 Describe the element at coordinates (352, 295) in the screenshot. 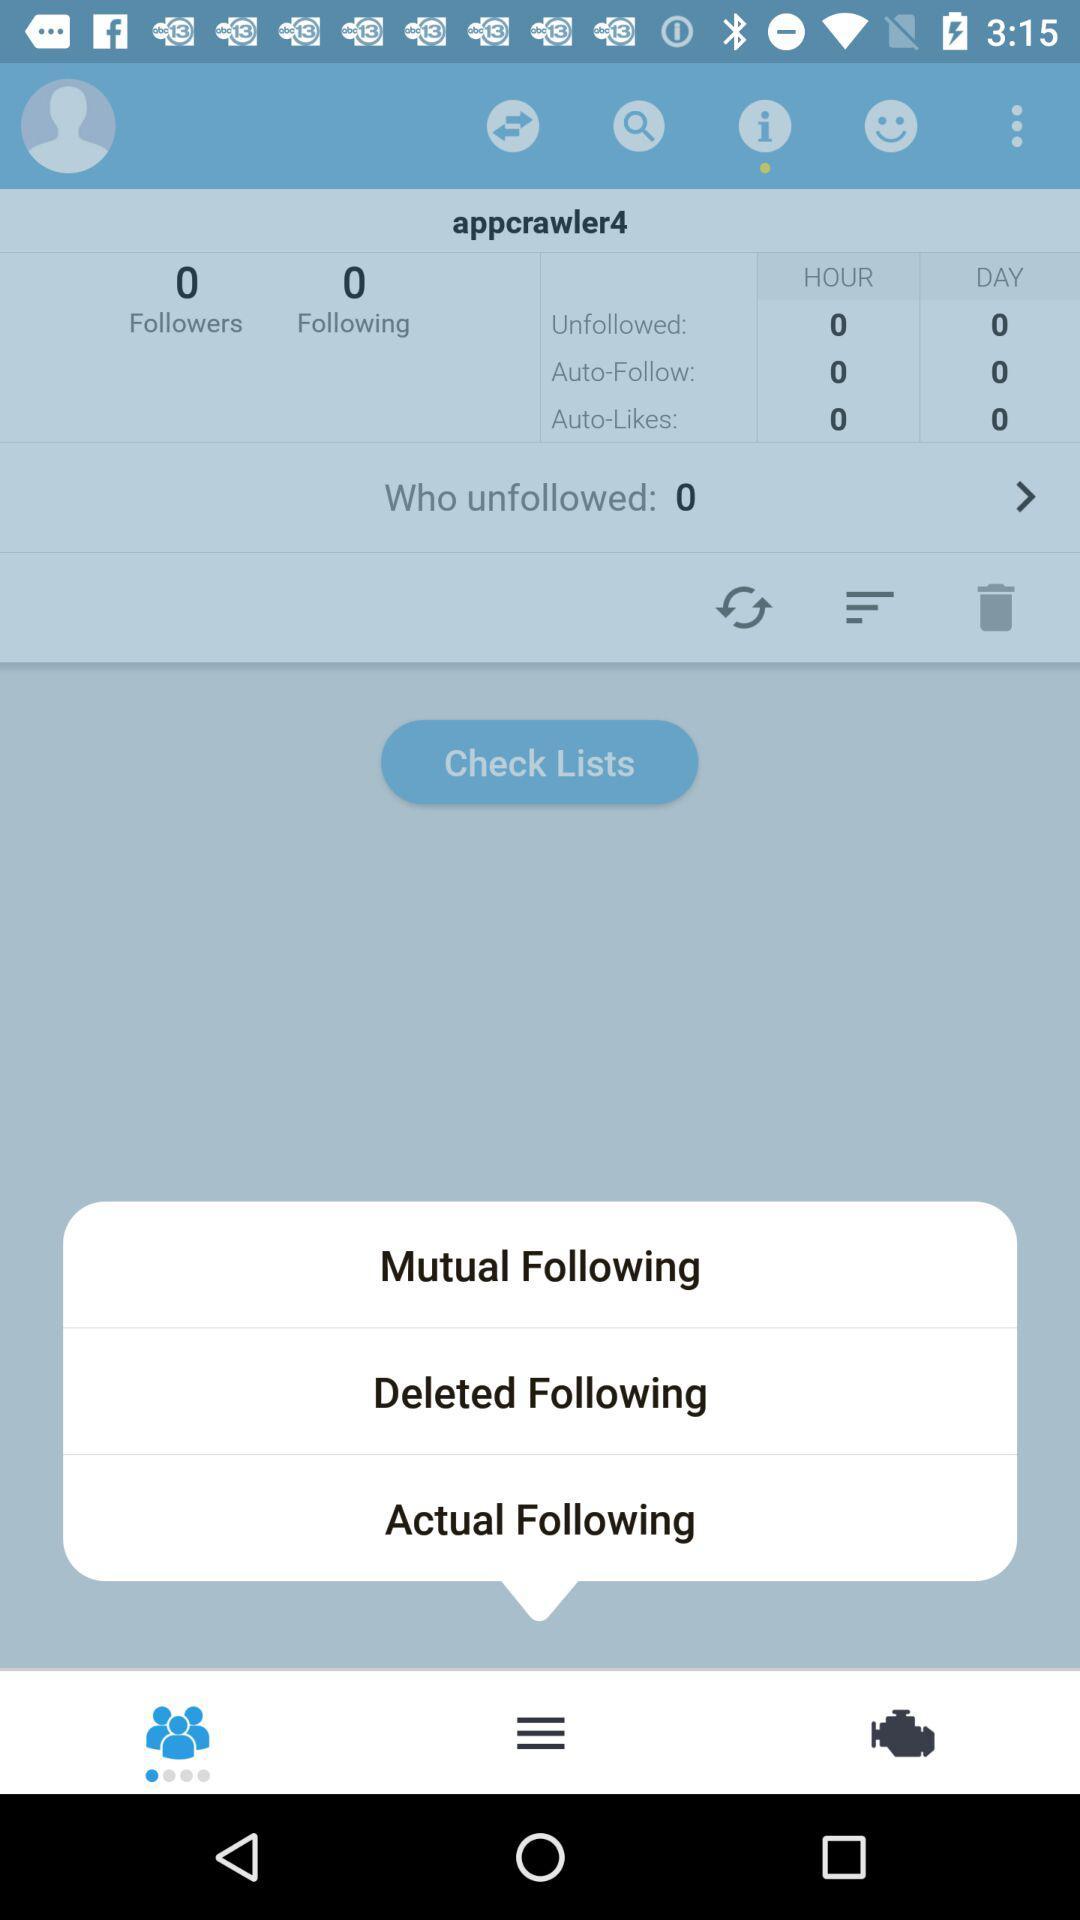

I see `item below appcrawler4` at that location.